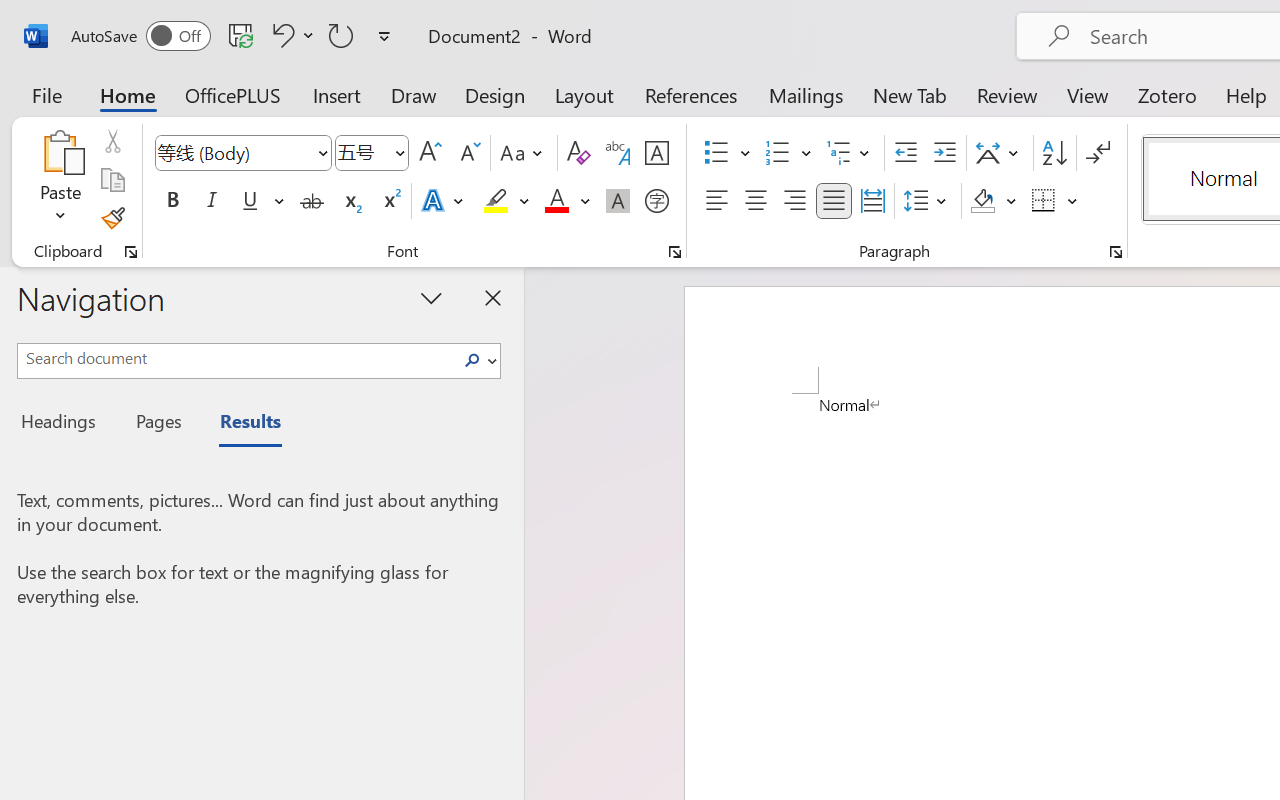 This screenshot has height=800, width=1280. I want to click on 'Home', so click(127, 94).